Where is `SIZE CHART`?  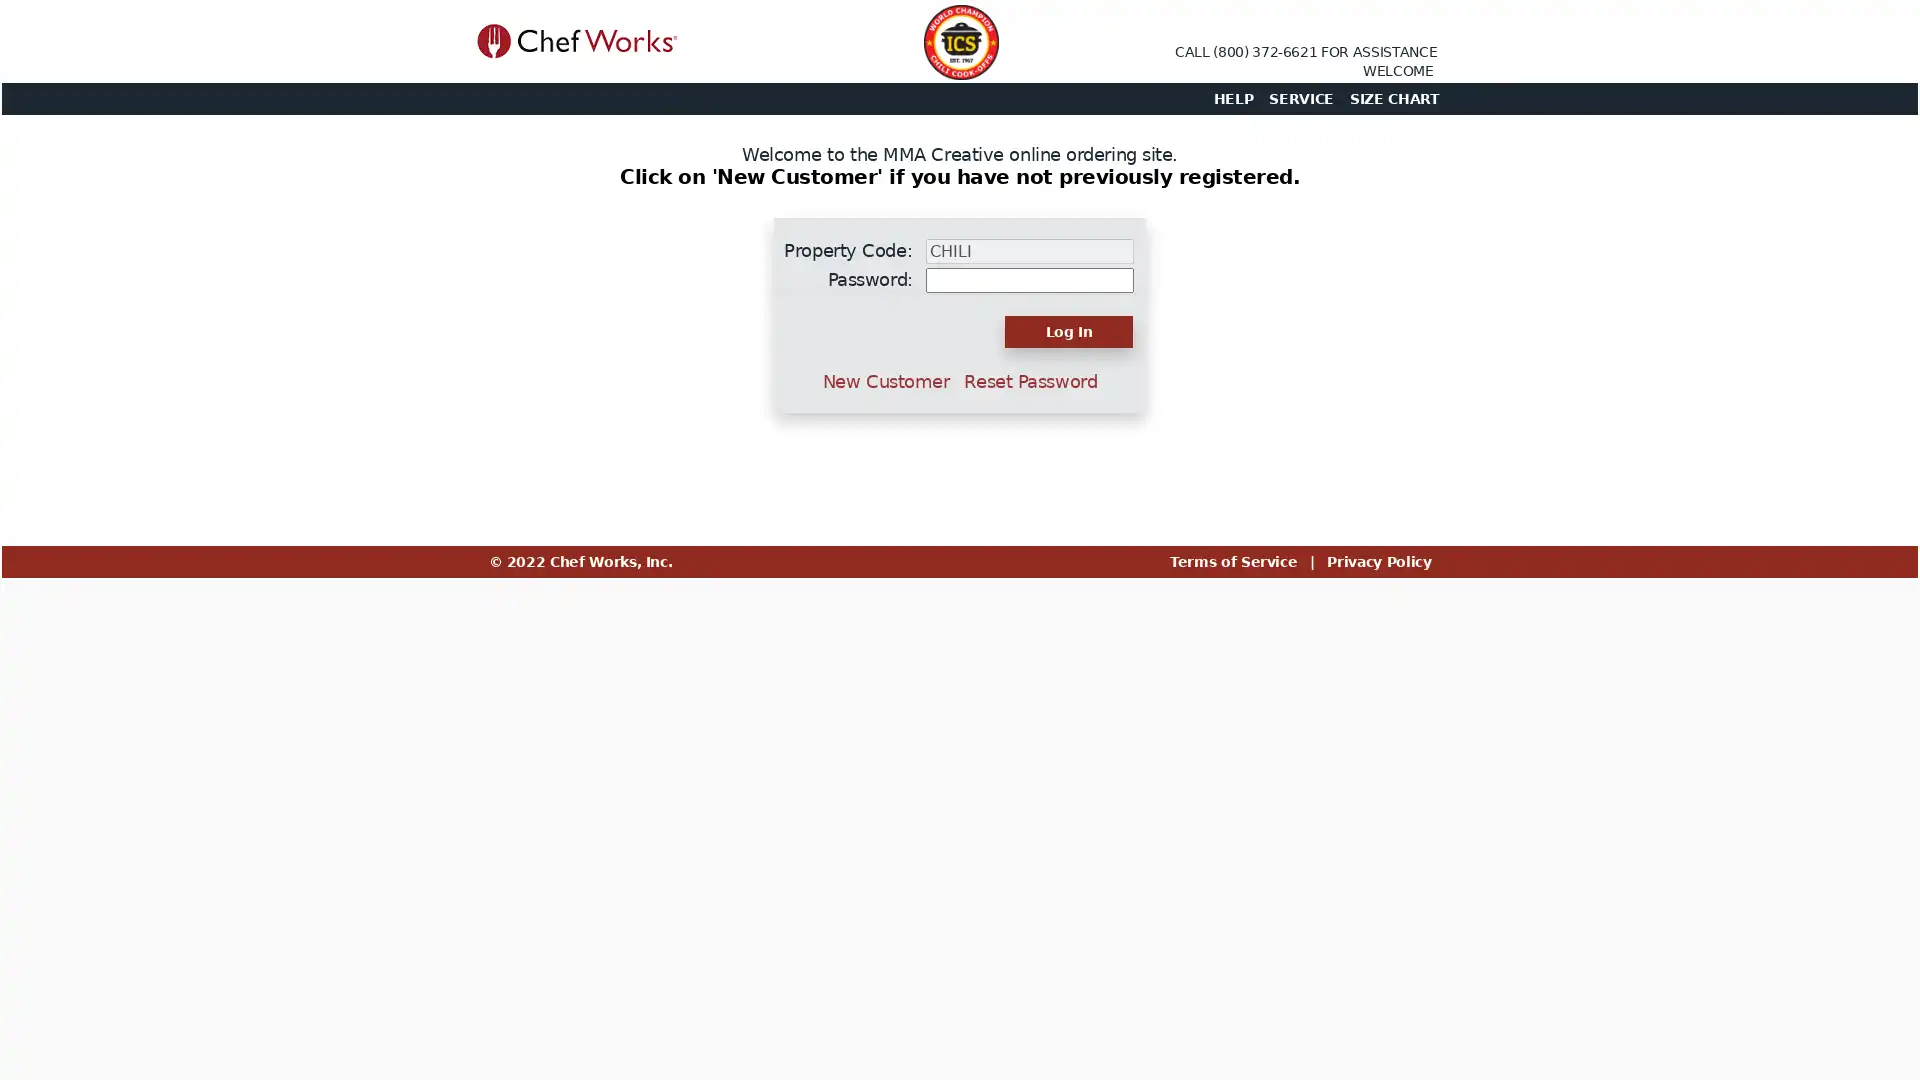
SIZE CHART is located at coordinates (1393, 99).